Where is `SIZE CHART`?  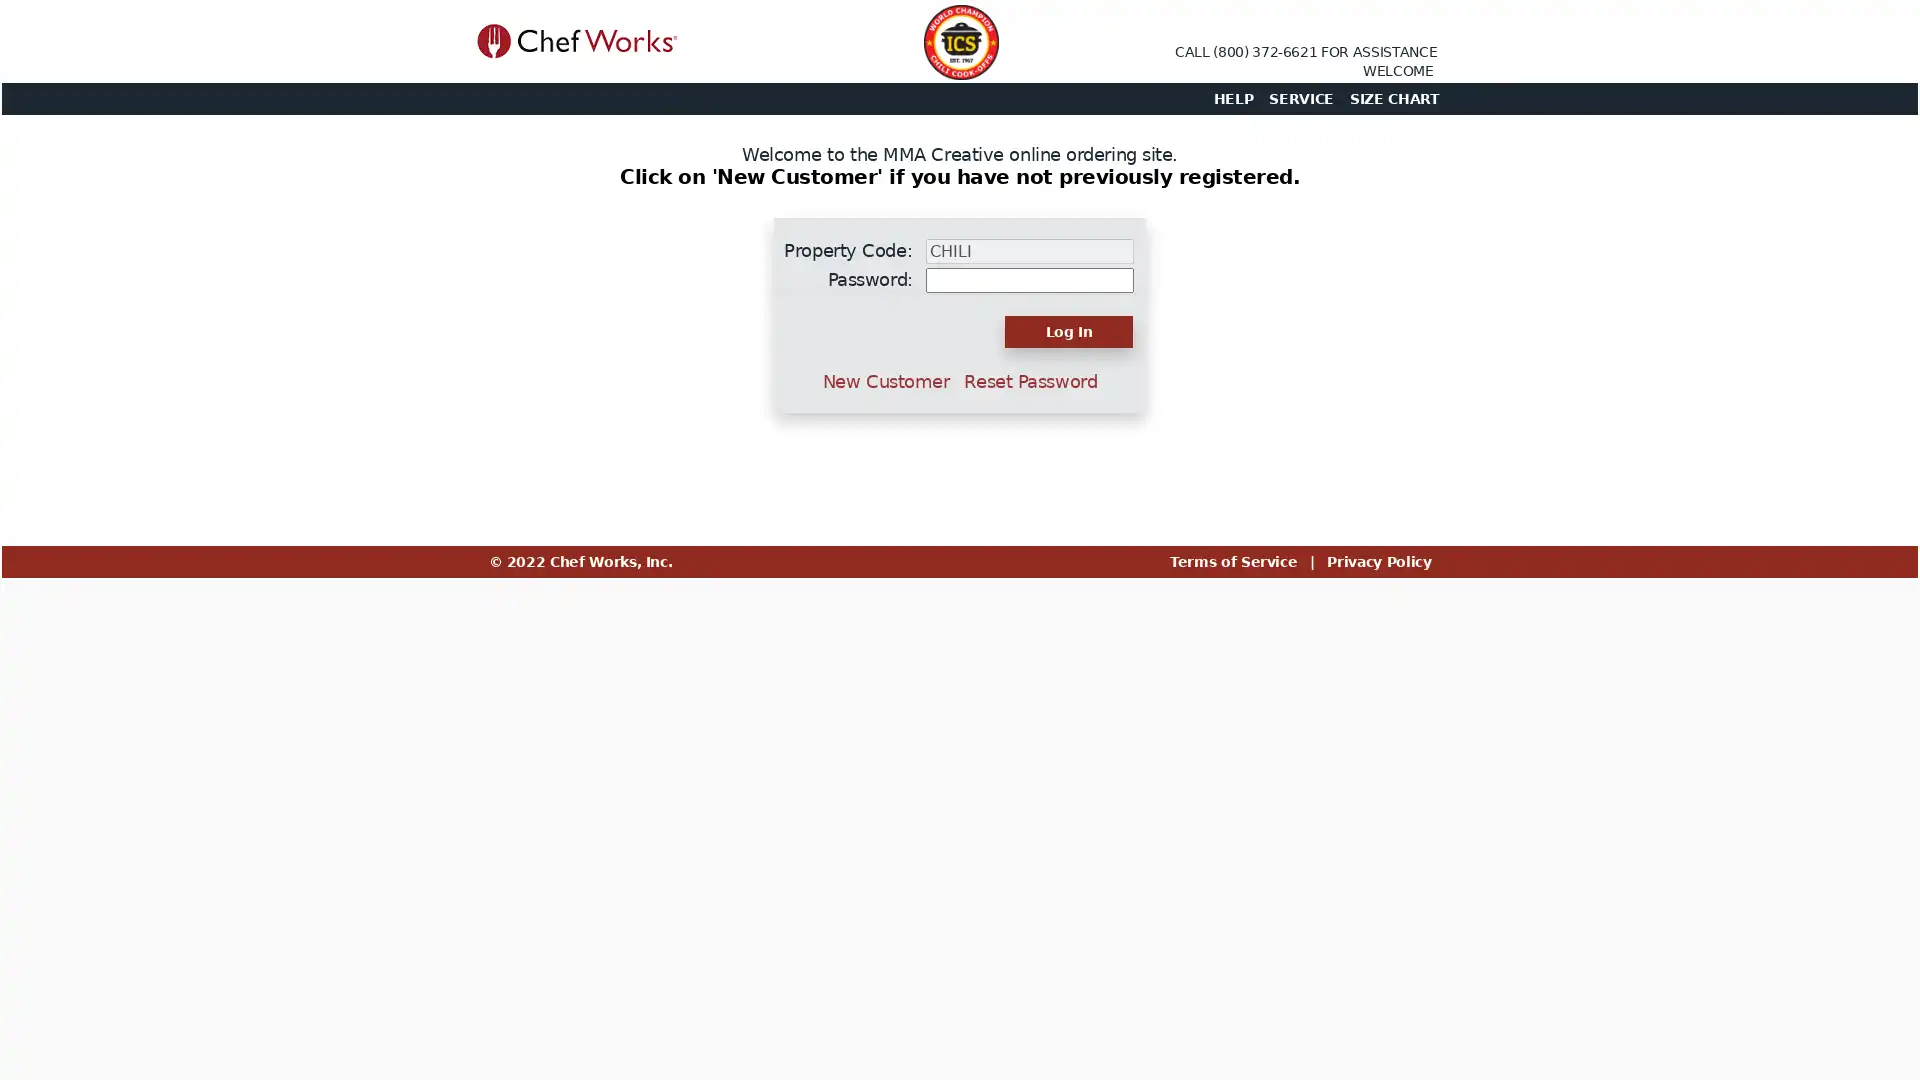
SIZE CHART is located at coordinates (1393, 99).